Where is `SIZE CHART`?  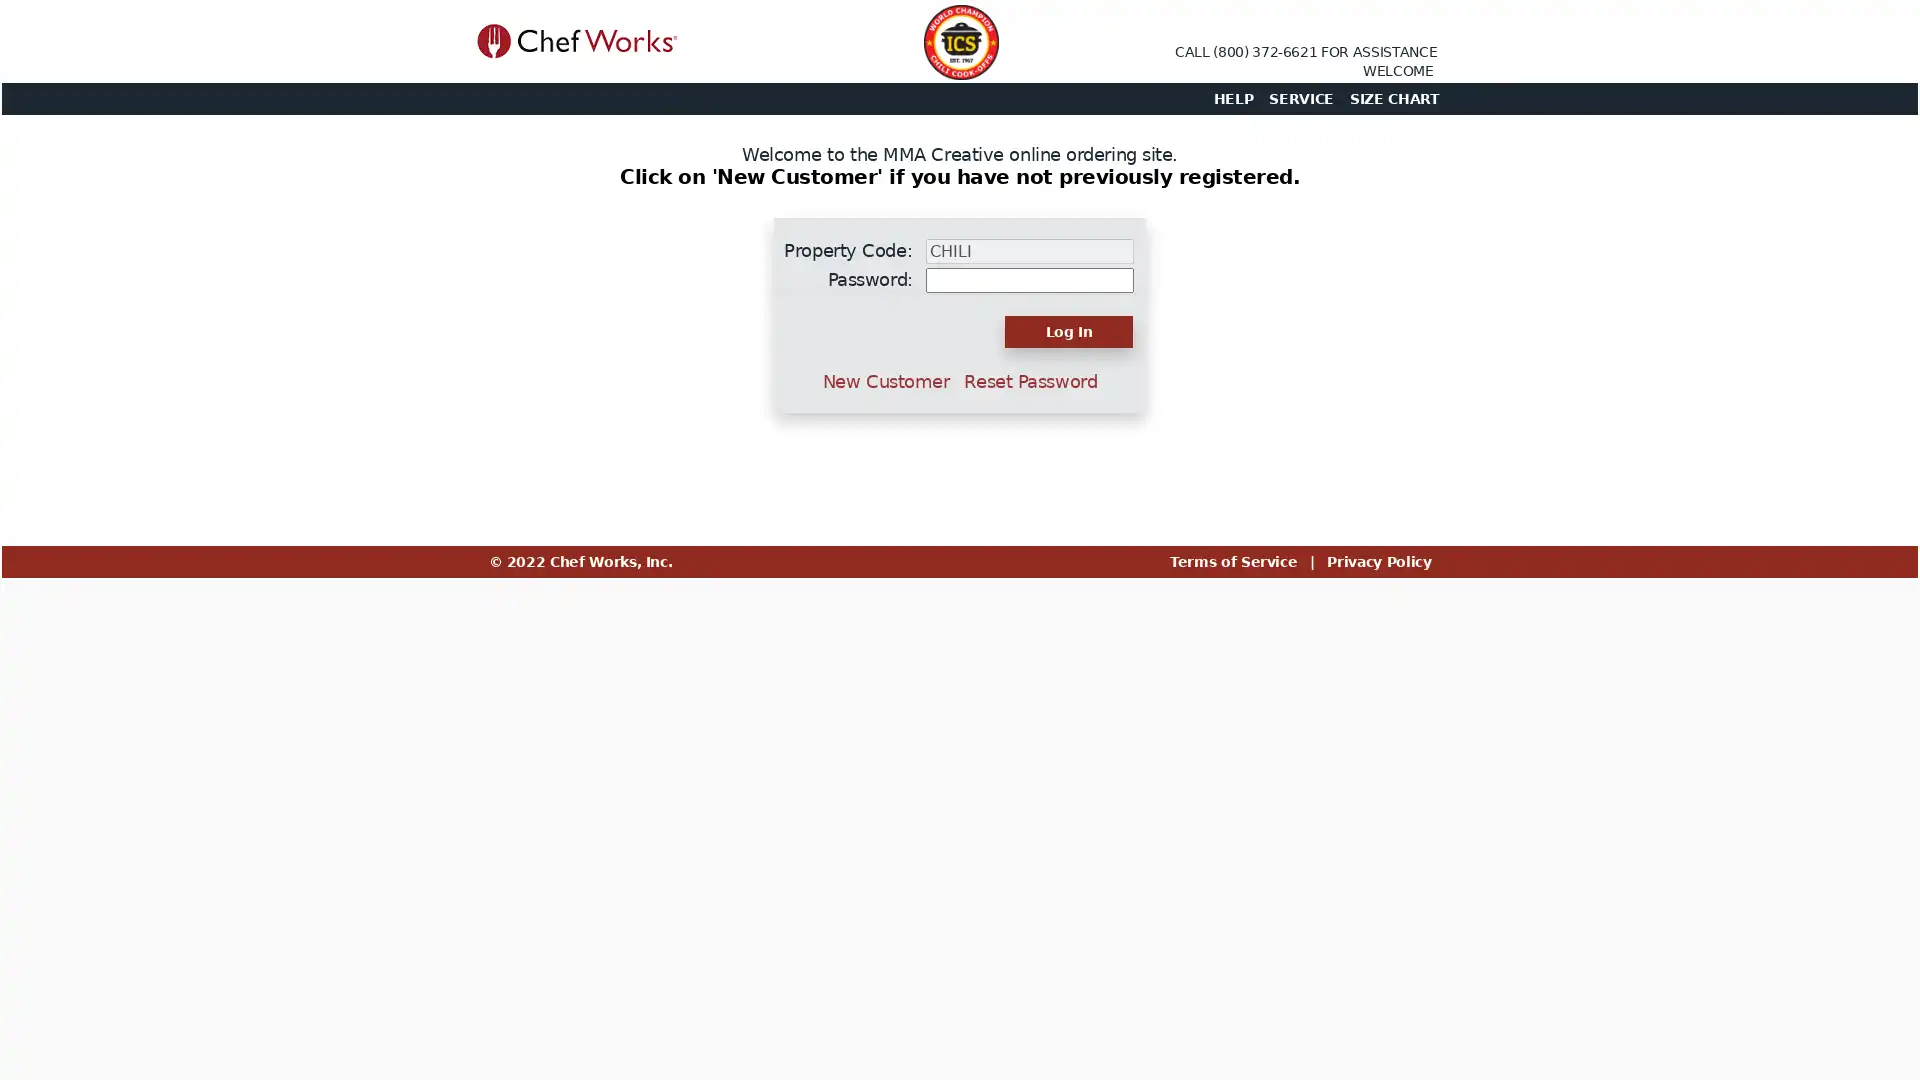
SIZE CHART is located at coordinates (1393, 99).